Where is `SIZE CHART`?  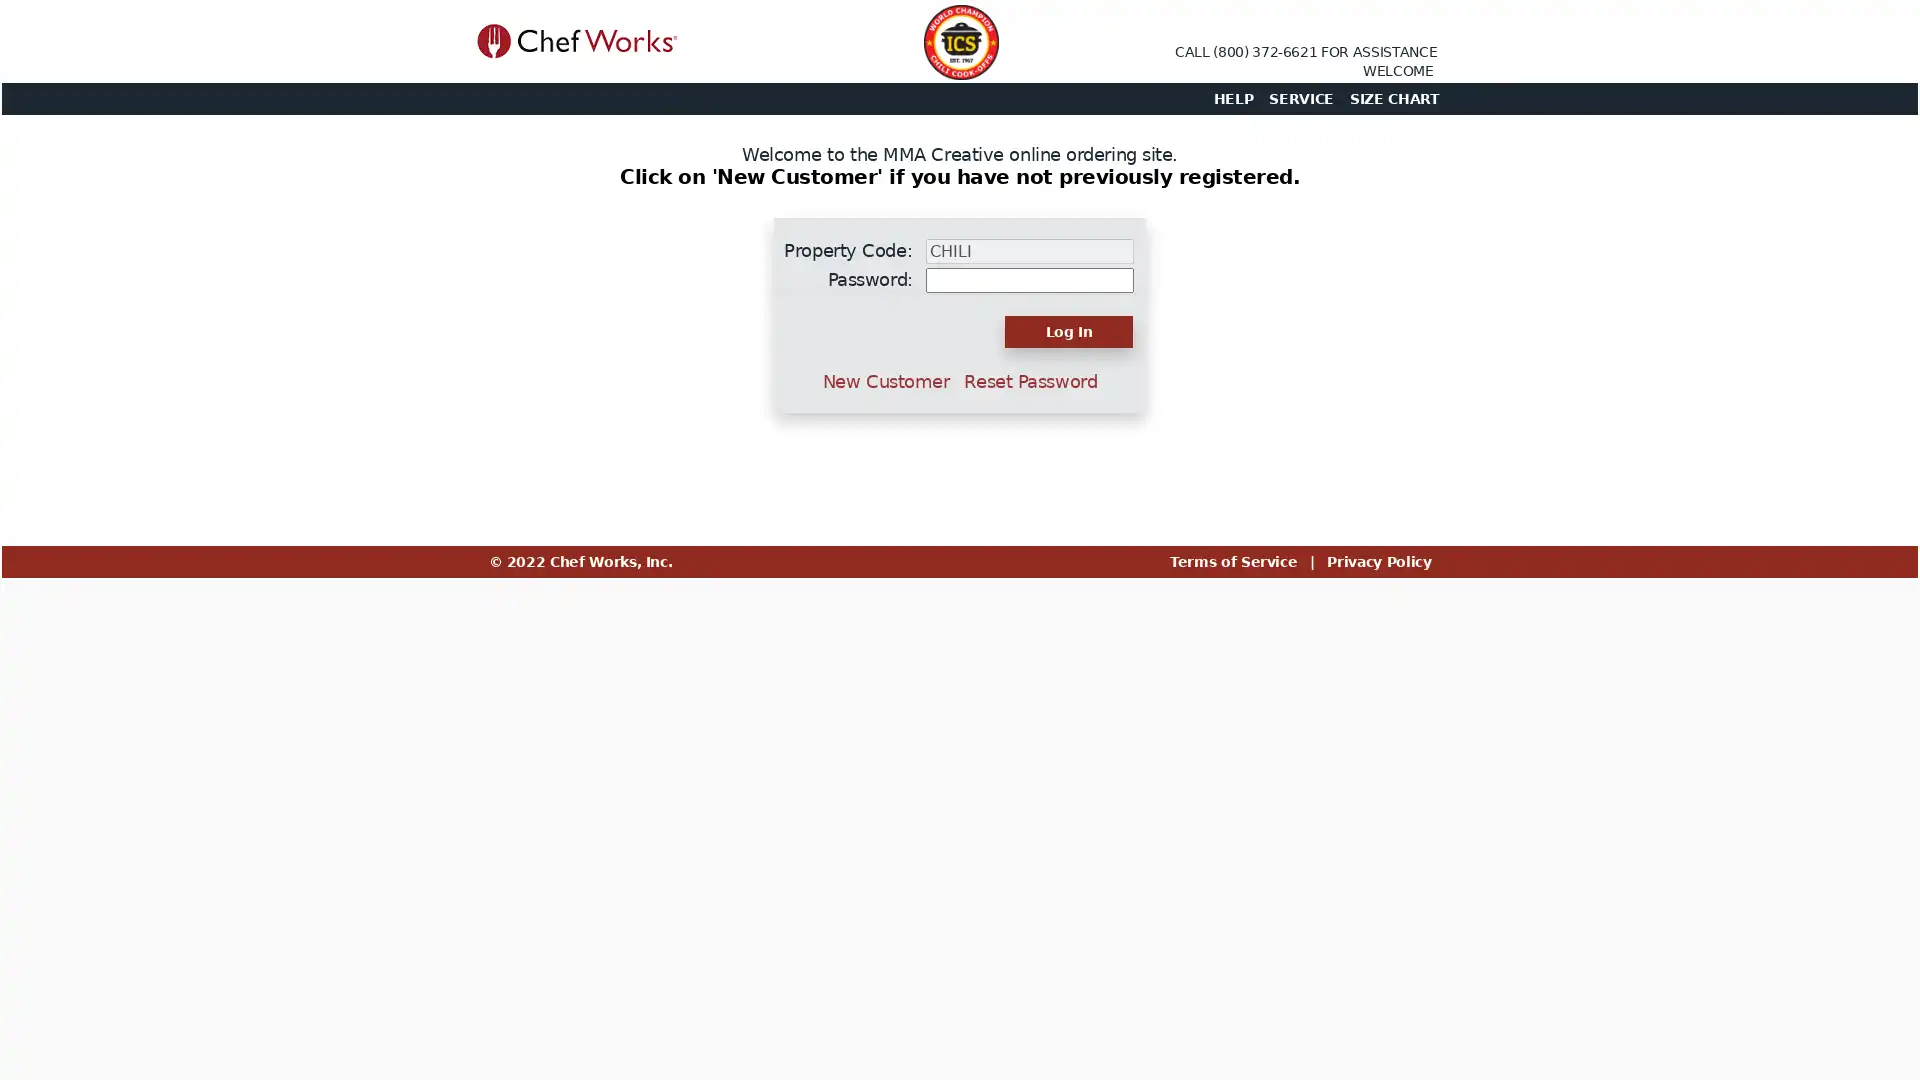
SIZE CHART is located at coordinates (1393, 99).